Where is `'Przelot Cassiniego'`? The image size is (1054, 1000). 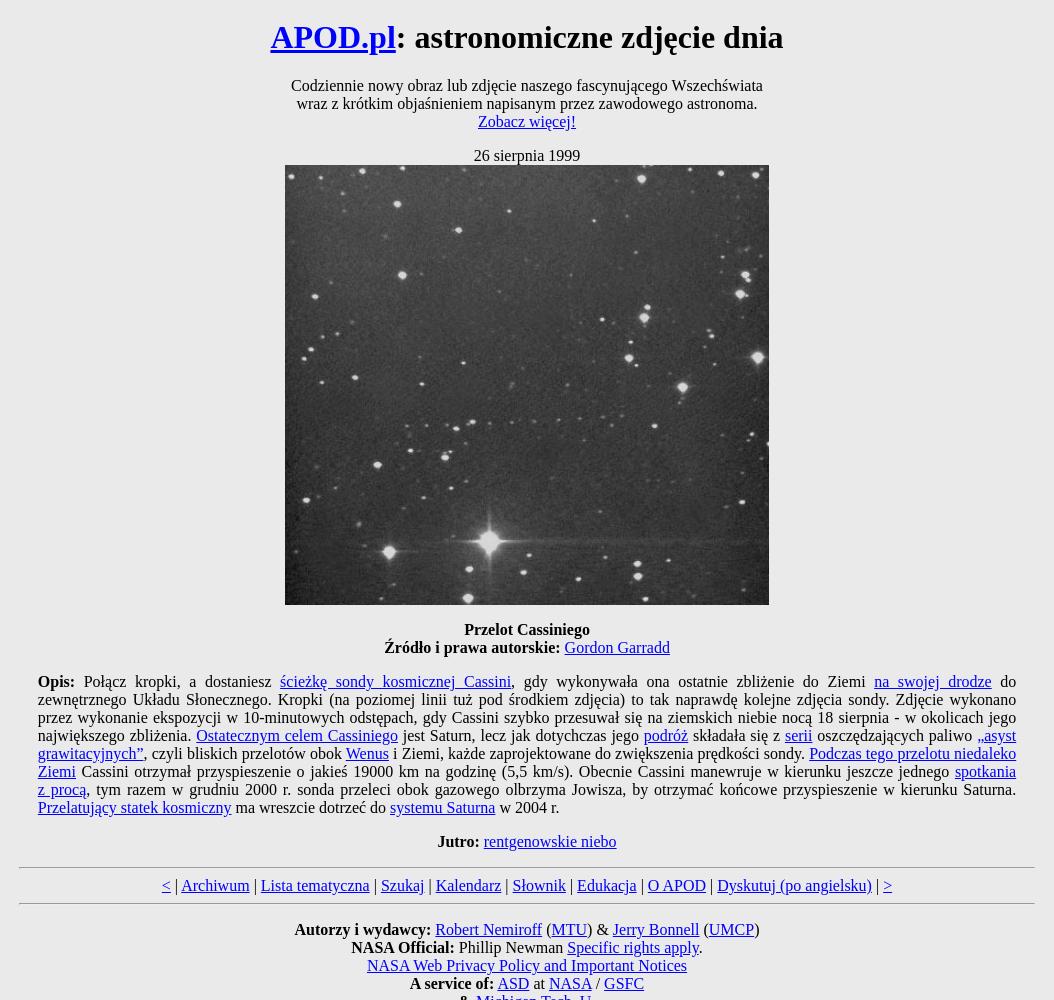
'Przelot Cassiniego' is located at coordinates (463, 629).